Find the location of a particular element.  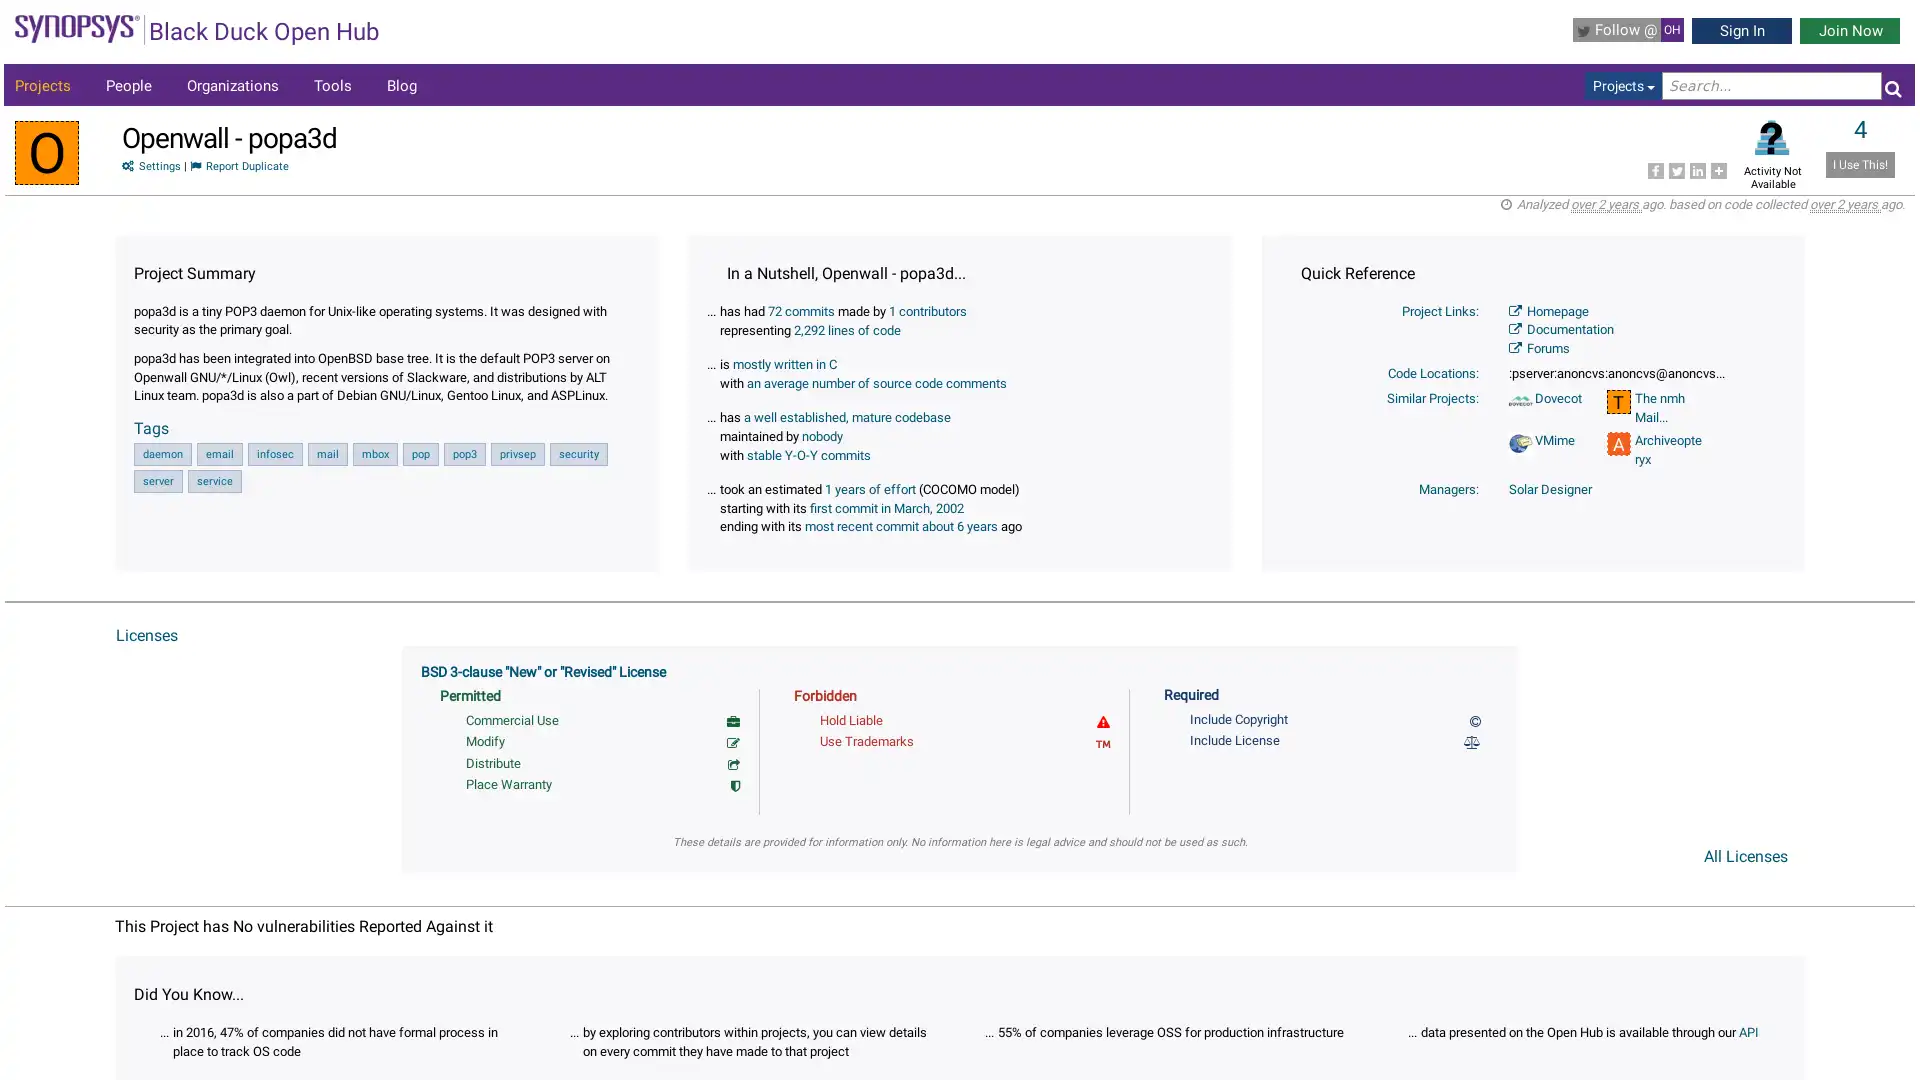

Share to Facebook is located at coordinates (1655, 169).